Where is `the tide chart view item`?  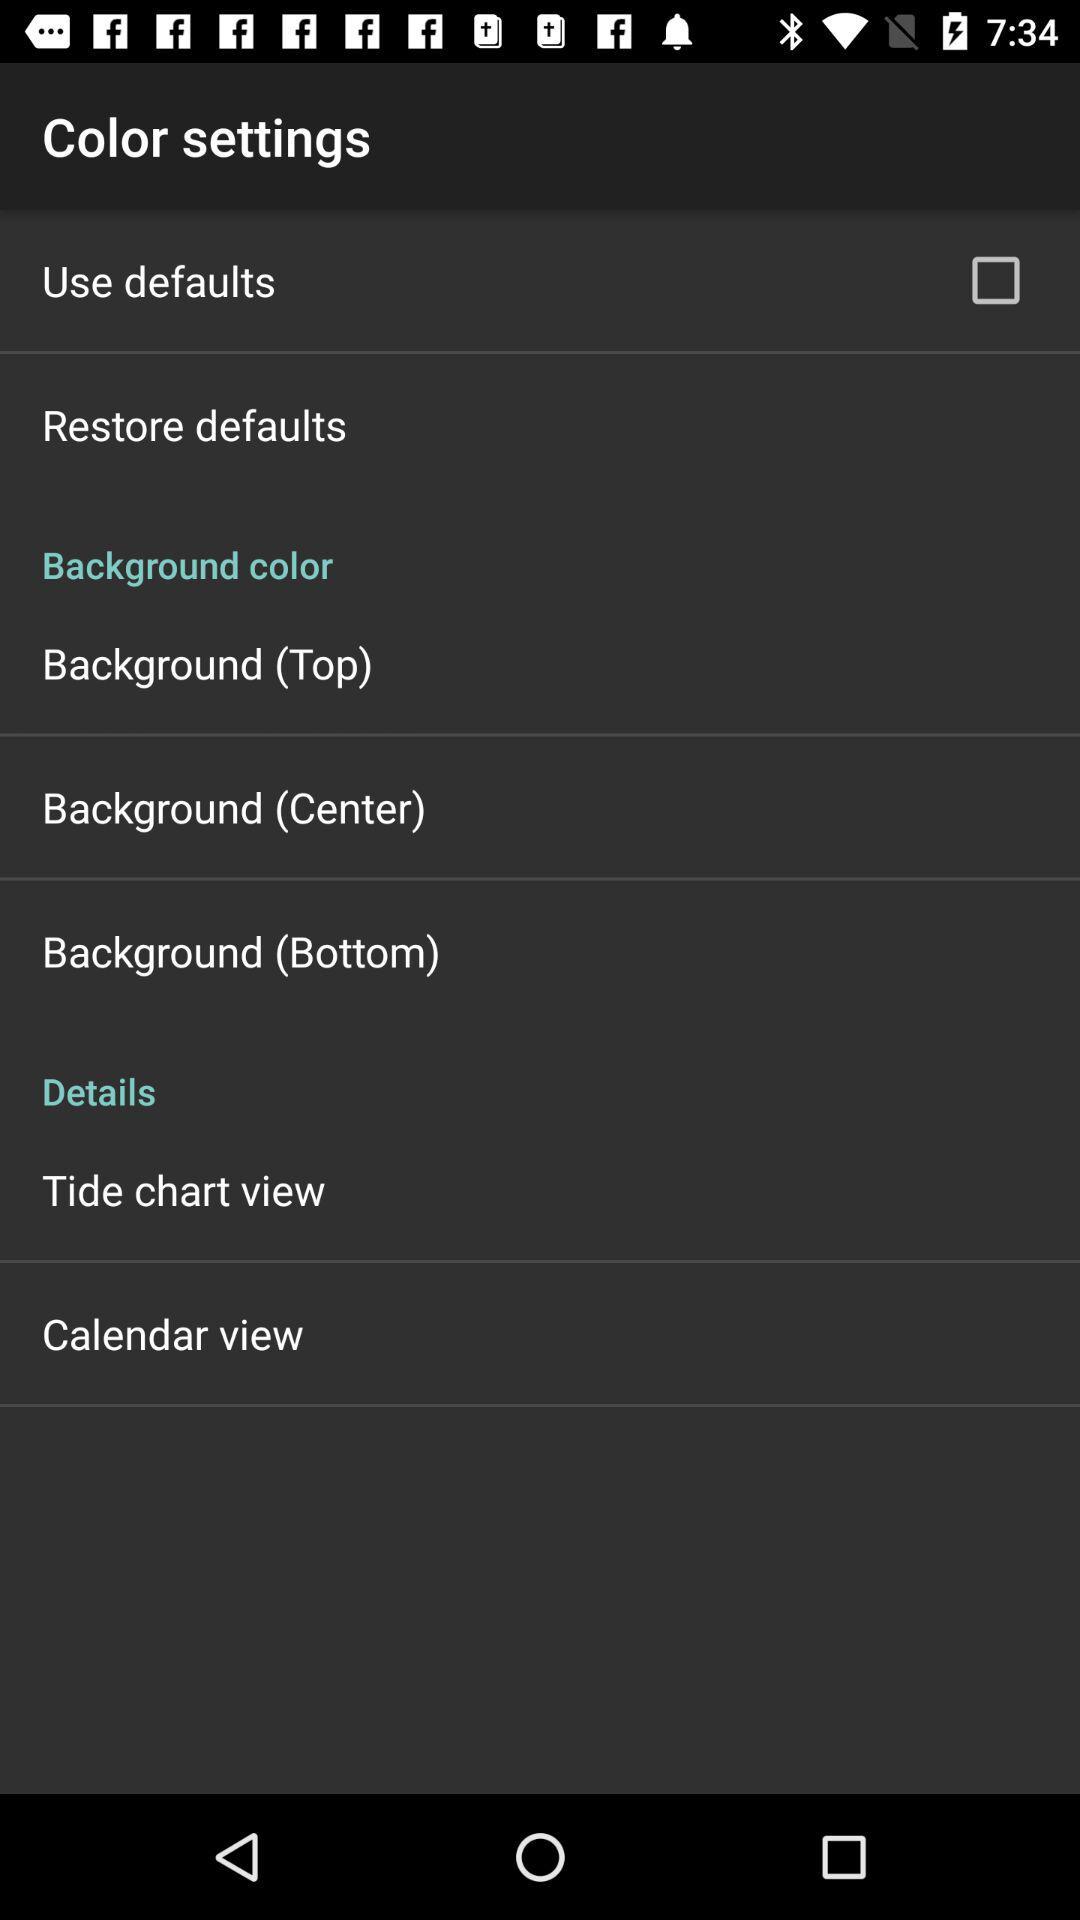 the tide chart view item is located at coordinates (183, 1189).